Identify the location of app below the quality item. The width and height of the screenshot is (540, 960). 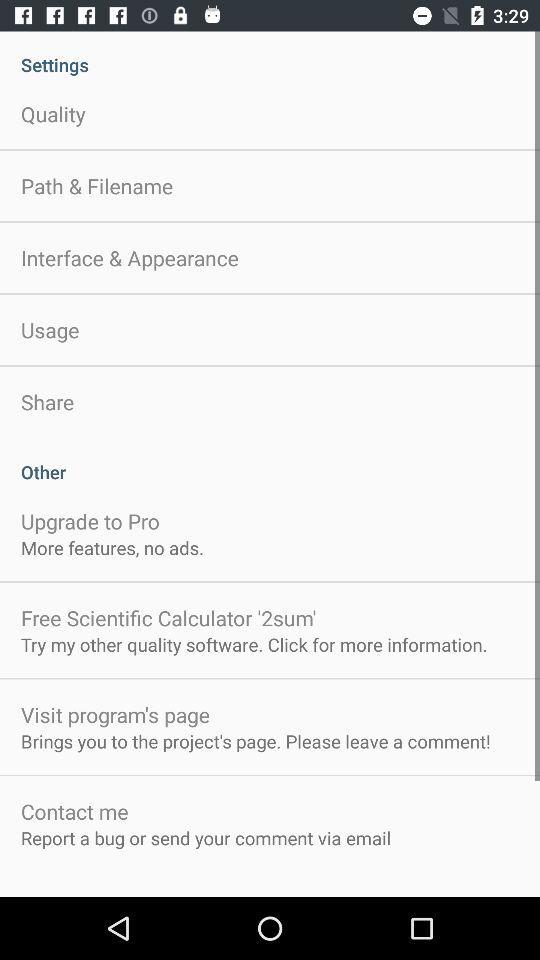
(96, 186).